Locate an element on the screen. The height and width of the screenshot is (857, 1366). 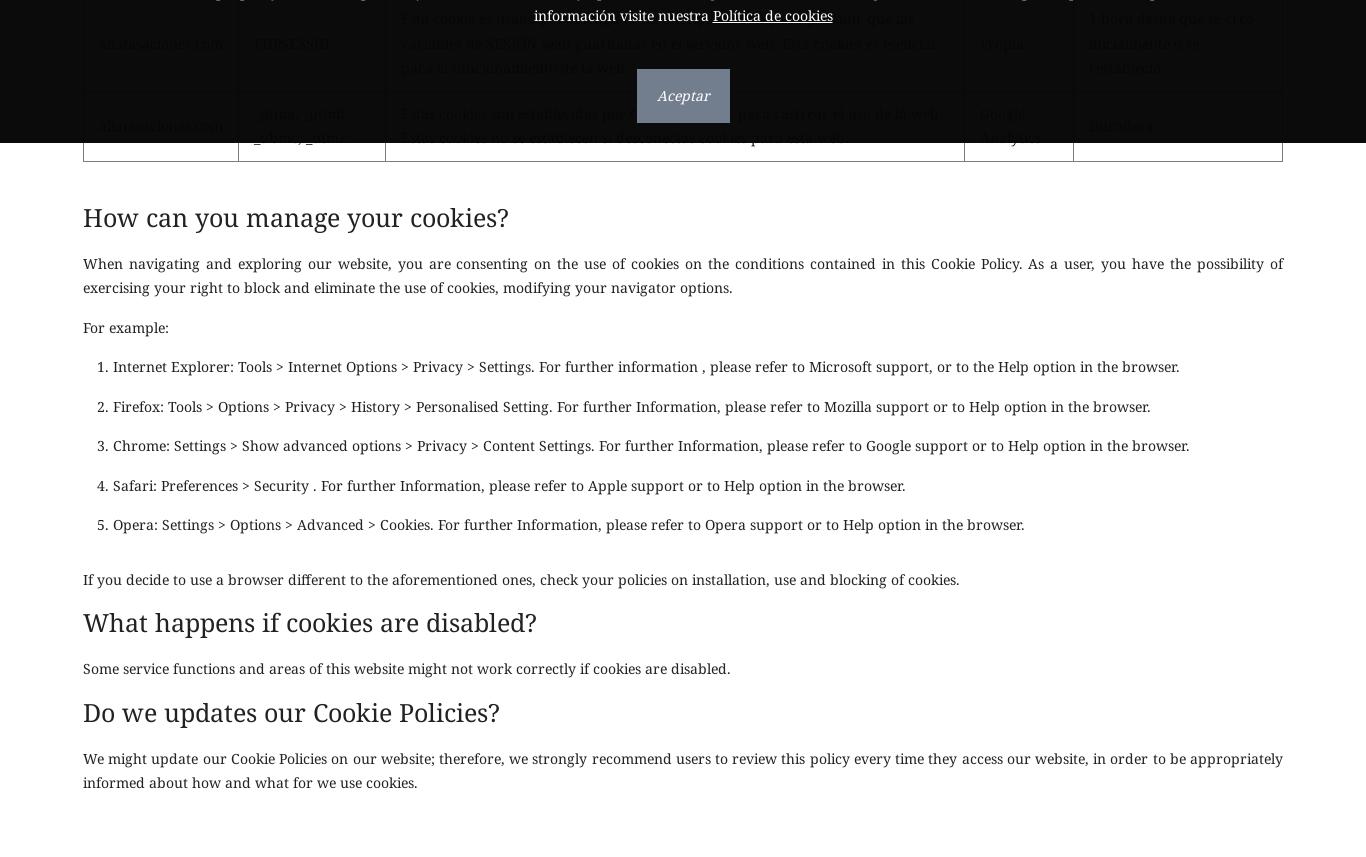
'Do we updates our Cookie Policies?' is located at coordinates (291, 710).